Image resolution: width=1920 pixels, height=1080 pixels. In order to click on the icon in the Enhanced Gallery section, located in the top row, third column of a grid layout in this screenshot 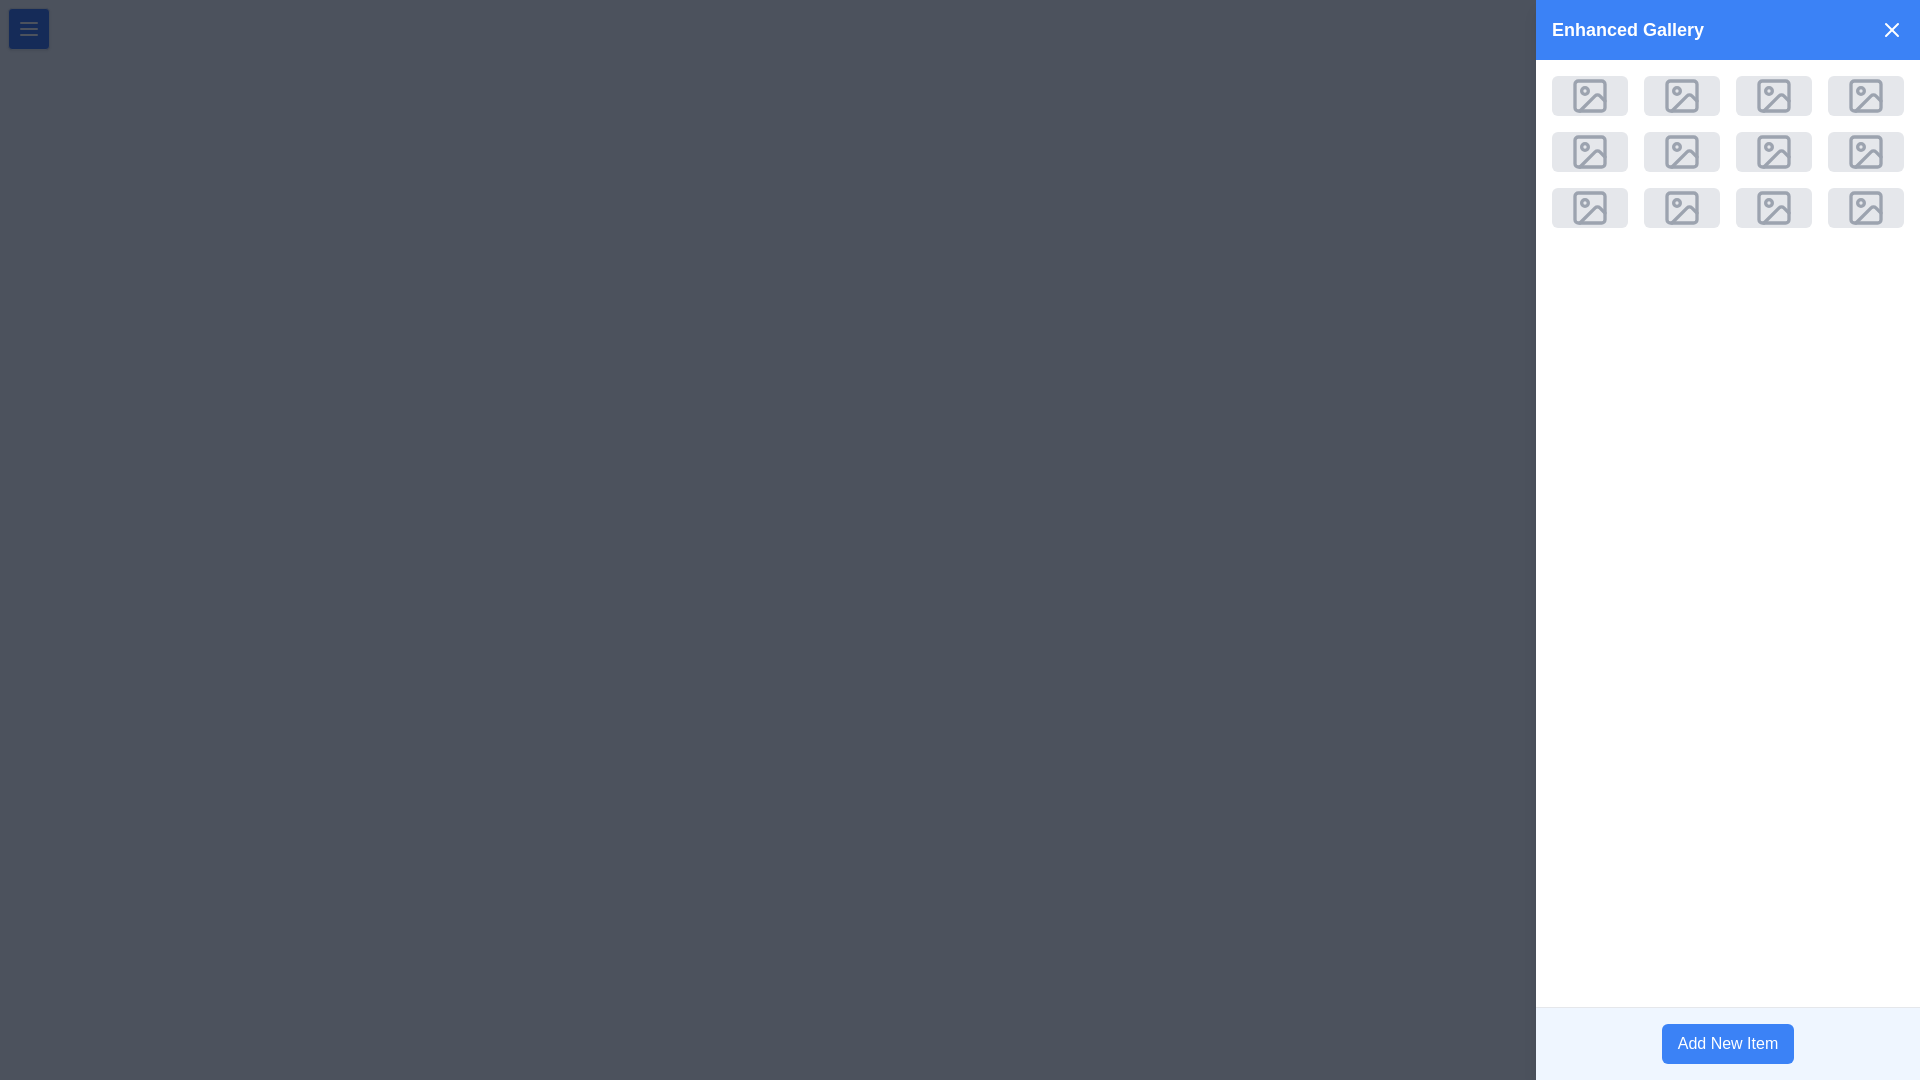, I will do `click(1774, 96)`.